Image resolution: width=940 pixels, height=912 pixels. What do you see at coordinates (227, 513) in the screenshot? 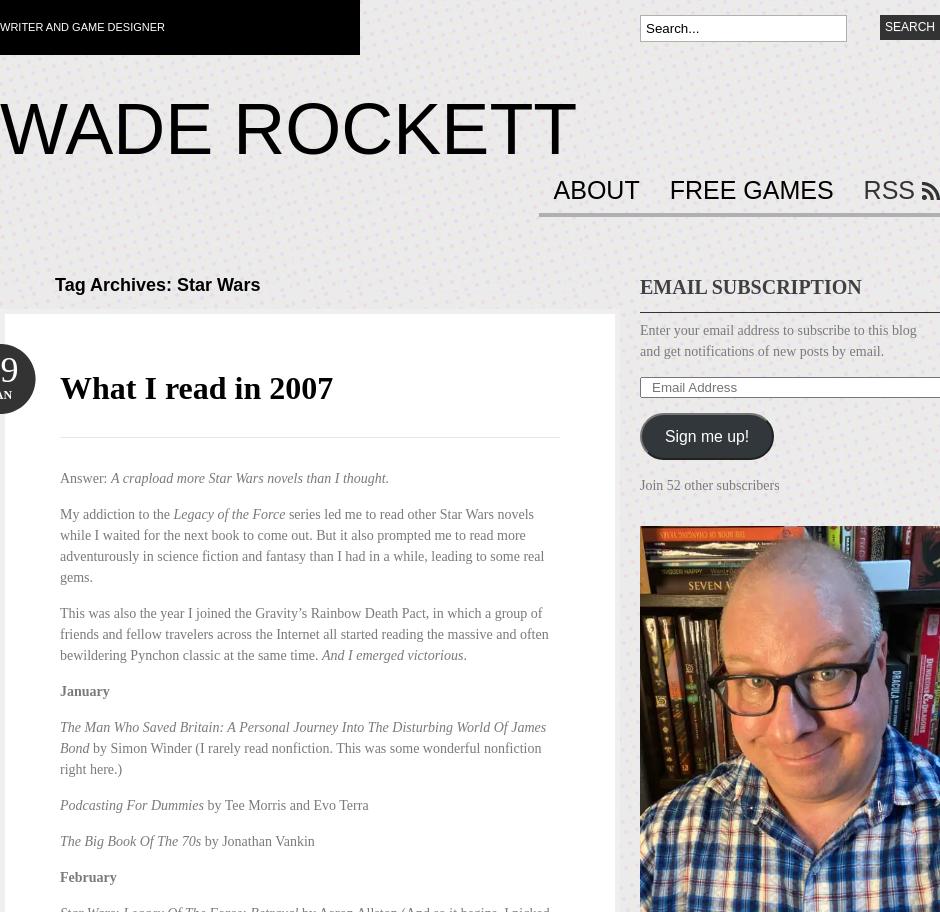
I see `'Legacy of the Force'` at bounding box center [227, 513].